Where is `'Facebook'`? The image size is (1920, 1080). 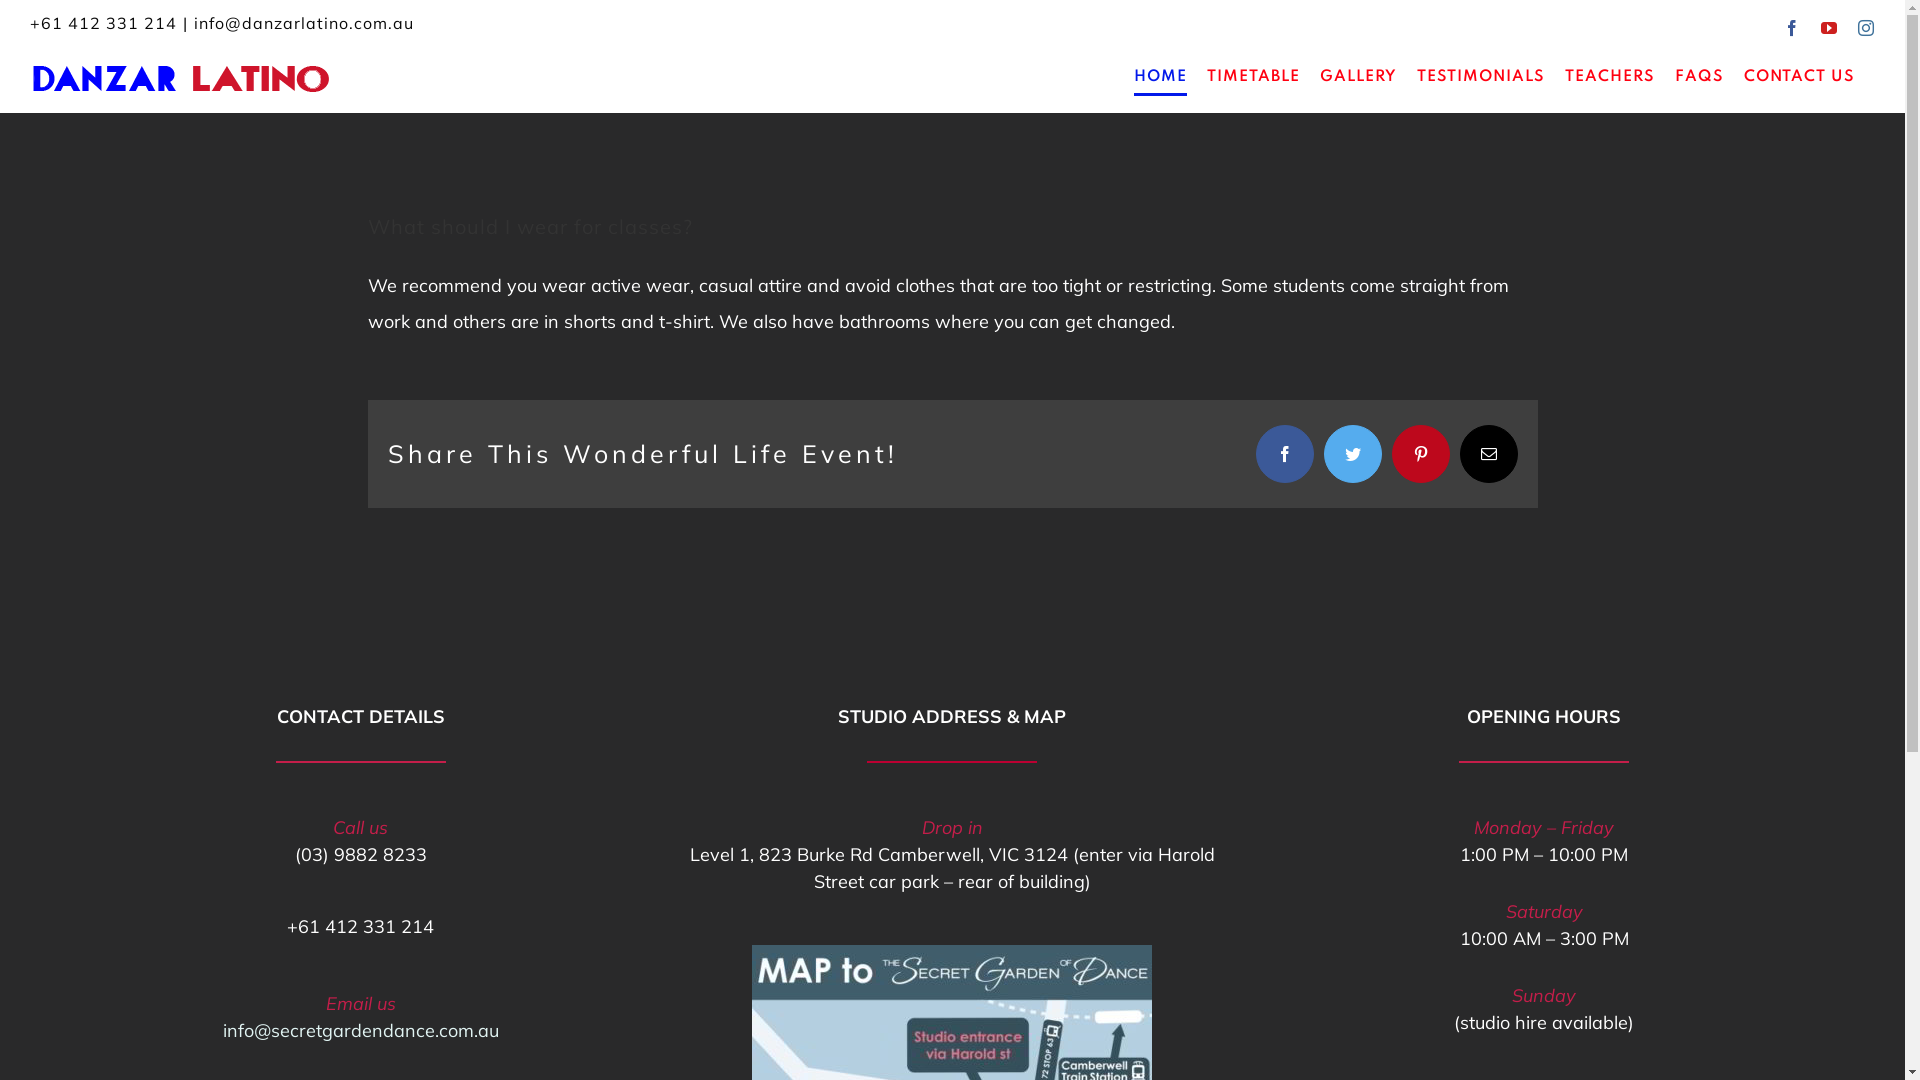 'Facebook' is located at coordinates (1792, 27).